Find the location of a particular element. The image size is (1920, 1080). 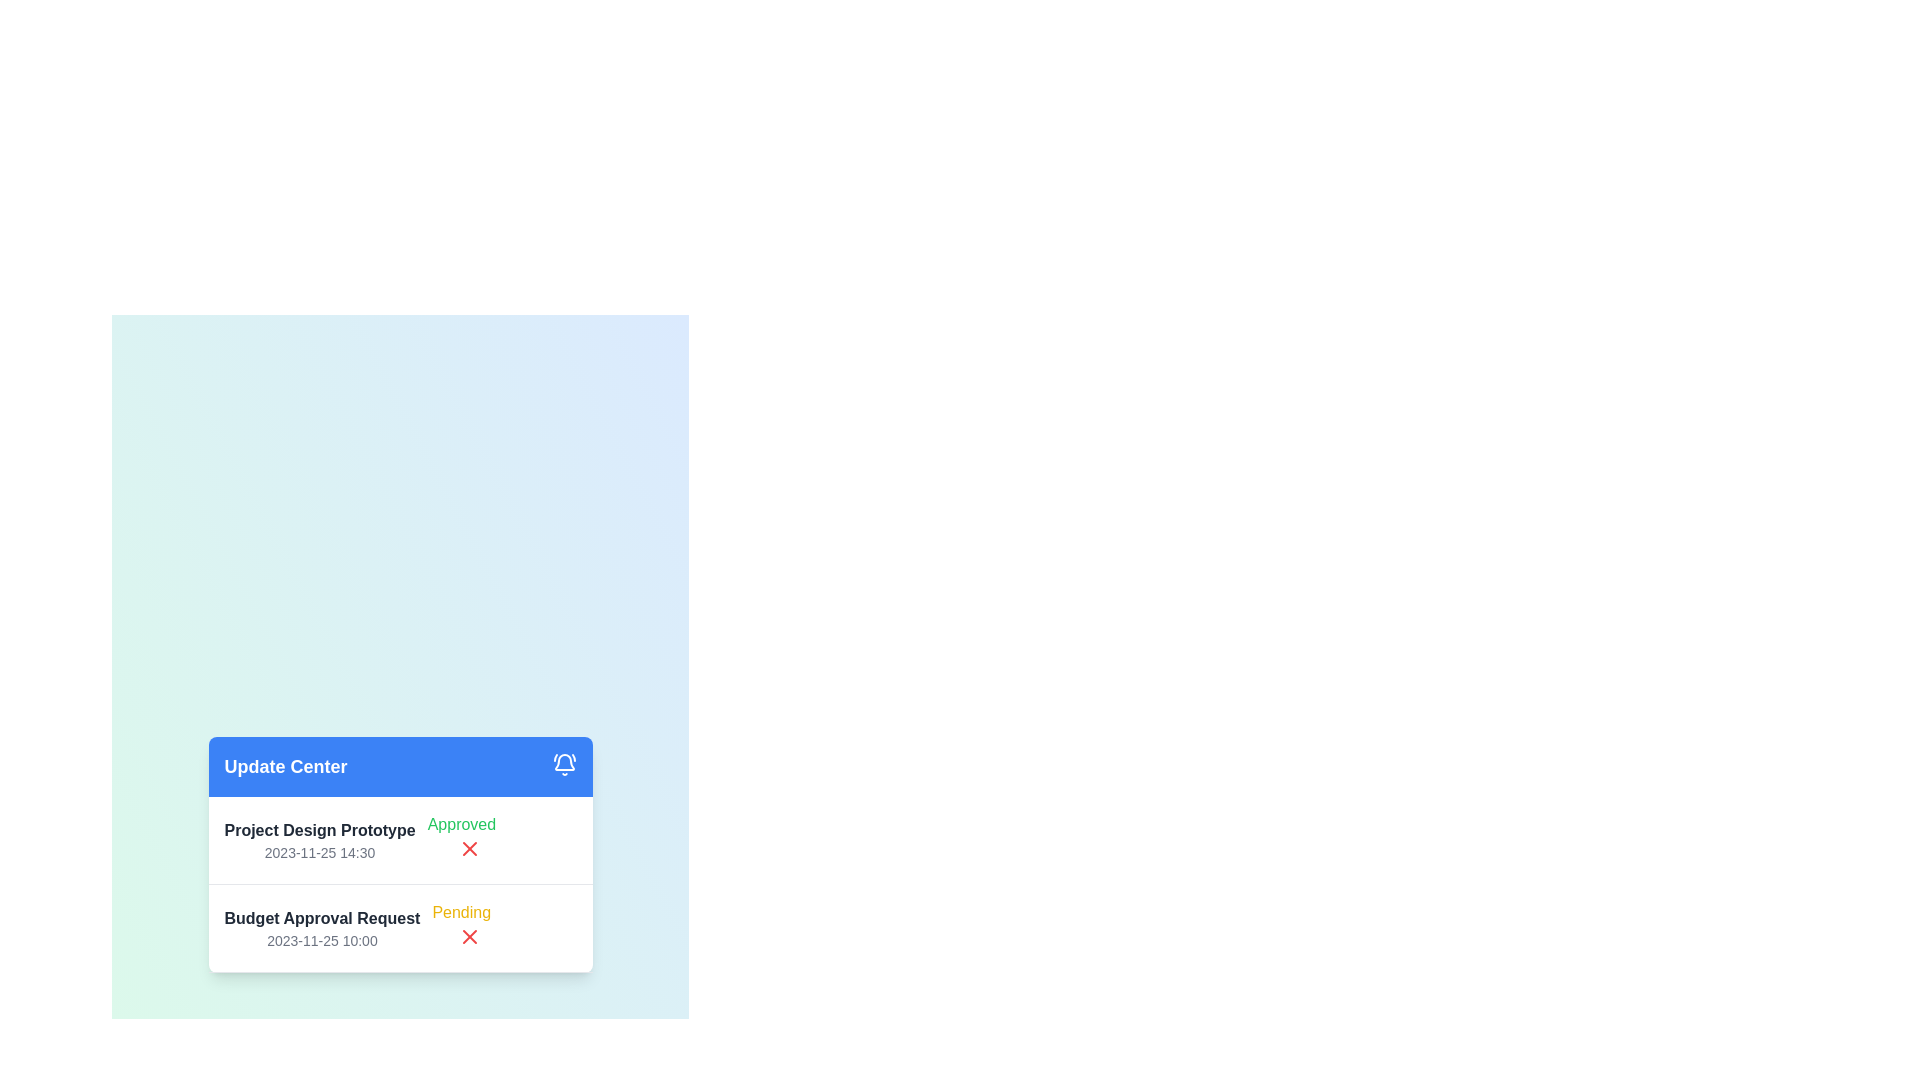

the text label identifying the subject of a notification in the second row of the 'Update Center' card, which is located below 'Project Design Prototype' is located at coordinates (322, 918).